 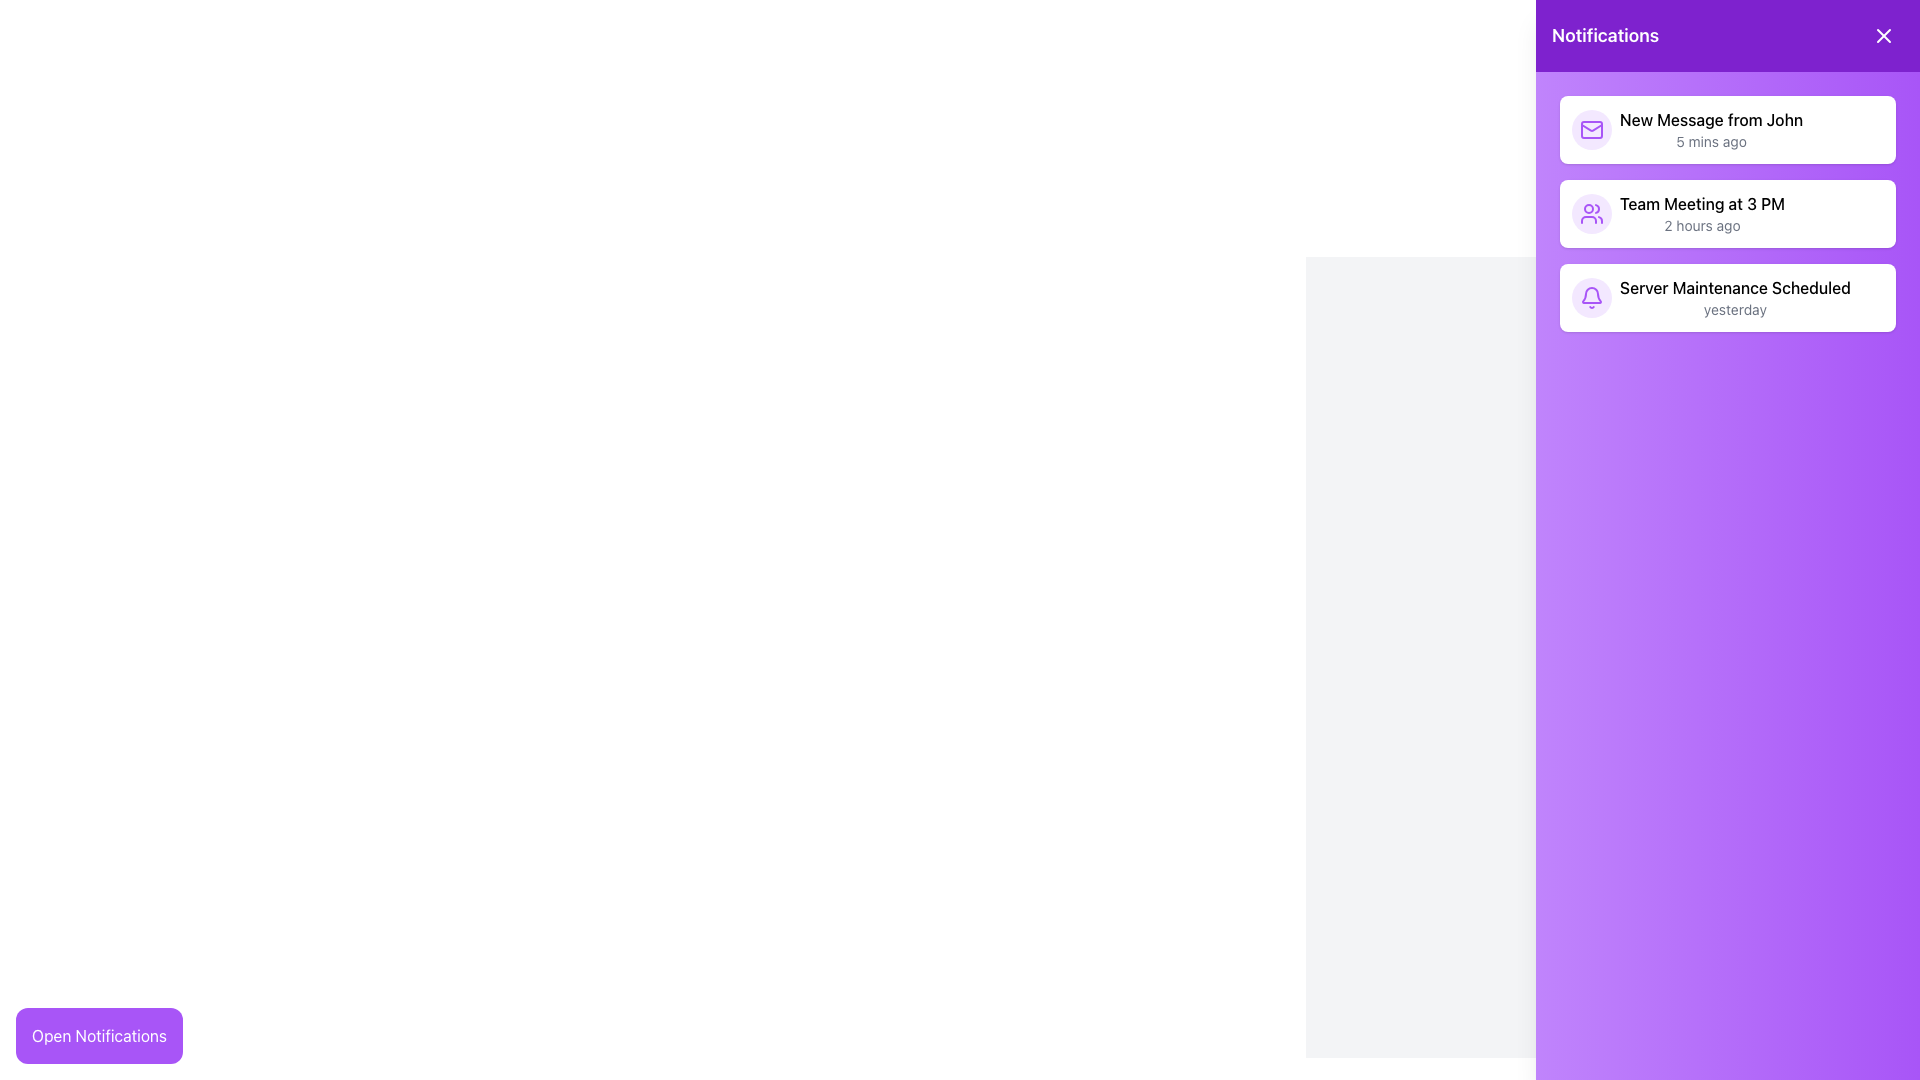 I want to click on the icon representing a team meeting located to the left of the 'Team Meeting at 3 PM' notification in the middle segment of the vertically stacked notification list, so click(x=1591, y=213).